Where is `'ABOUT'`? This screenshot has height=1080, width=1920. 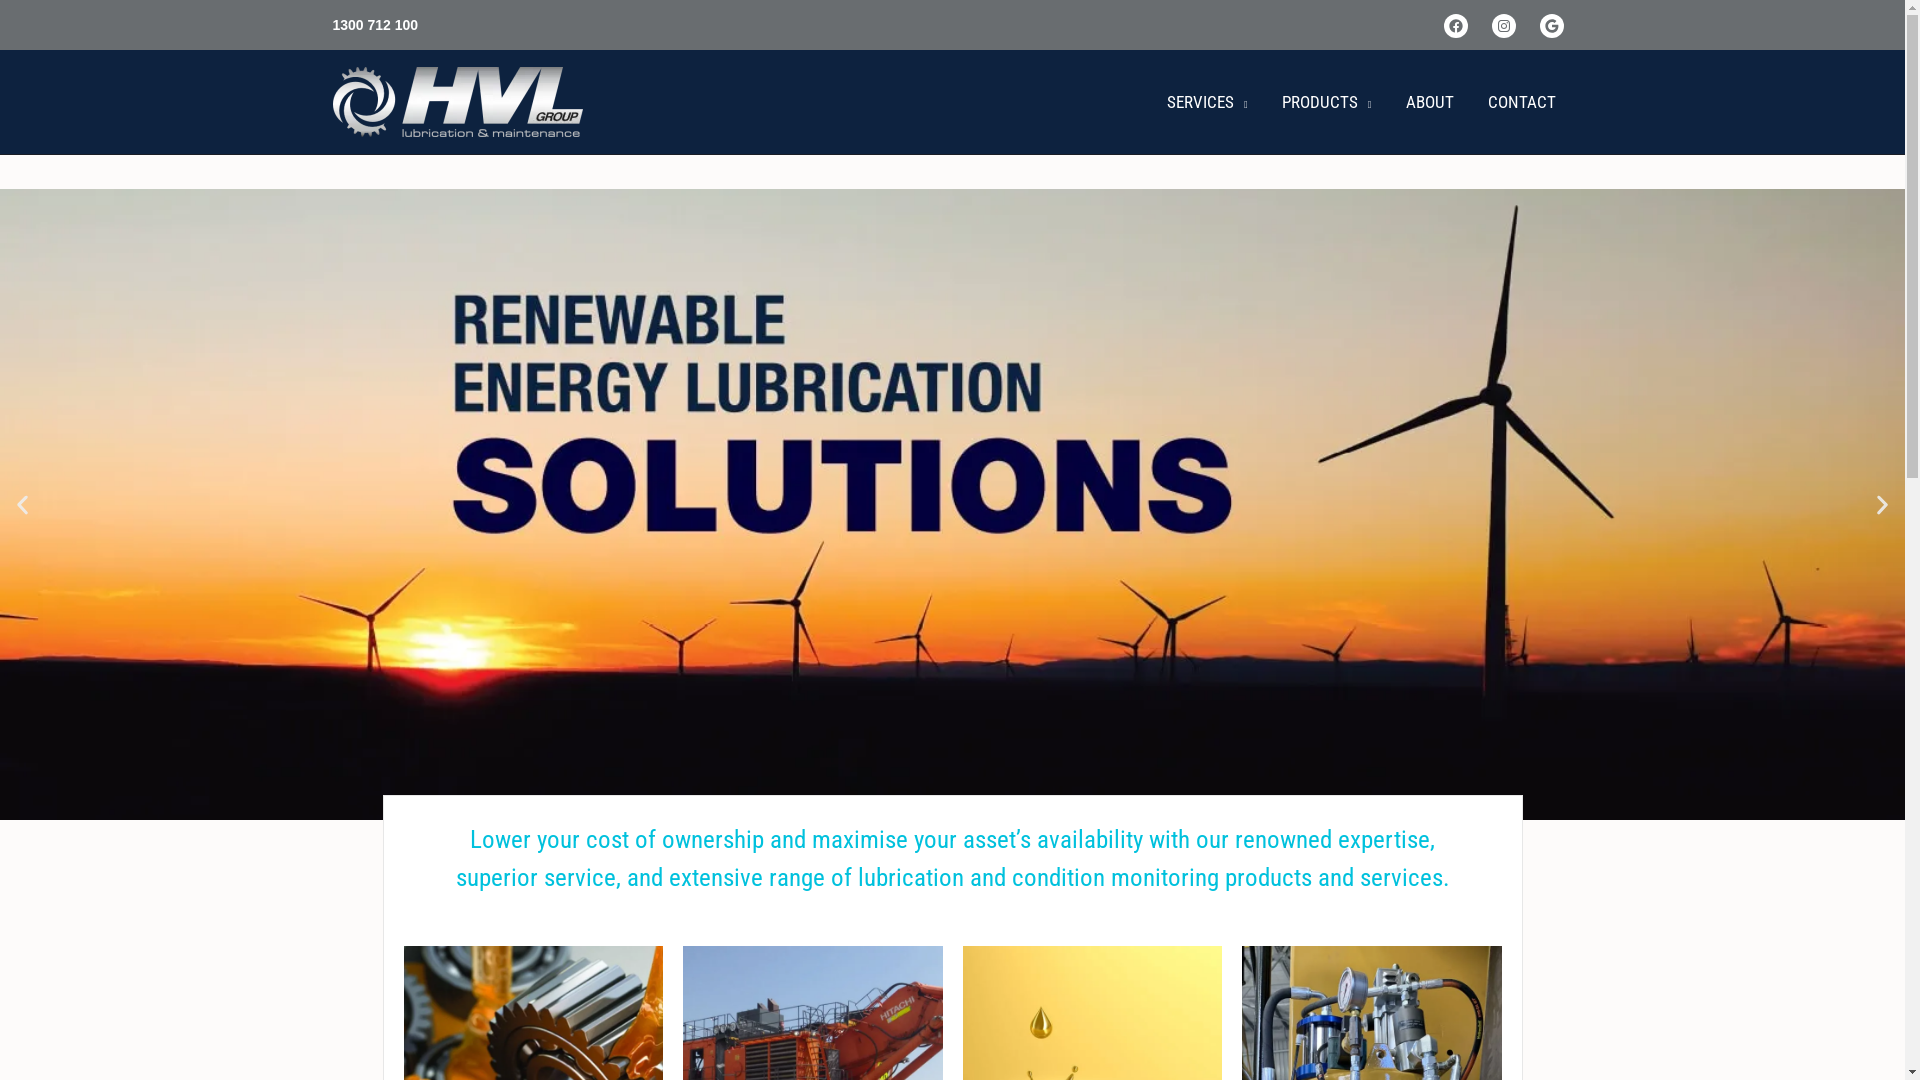 'ABOUT' is located at coordinates (1428, 101).